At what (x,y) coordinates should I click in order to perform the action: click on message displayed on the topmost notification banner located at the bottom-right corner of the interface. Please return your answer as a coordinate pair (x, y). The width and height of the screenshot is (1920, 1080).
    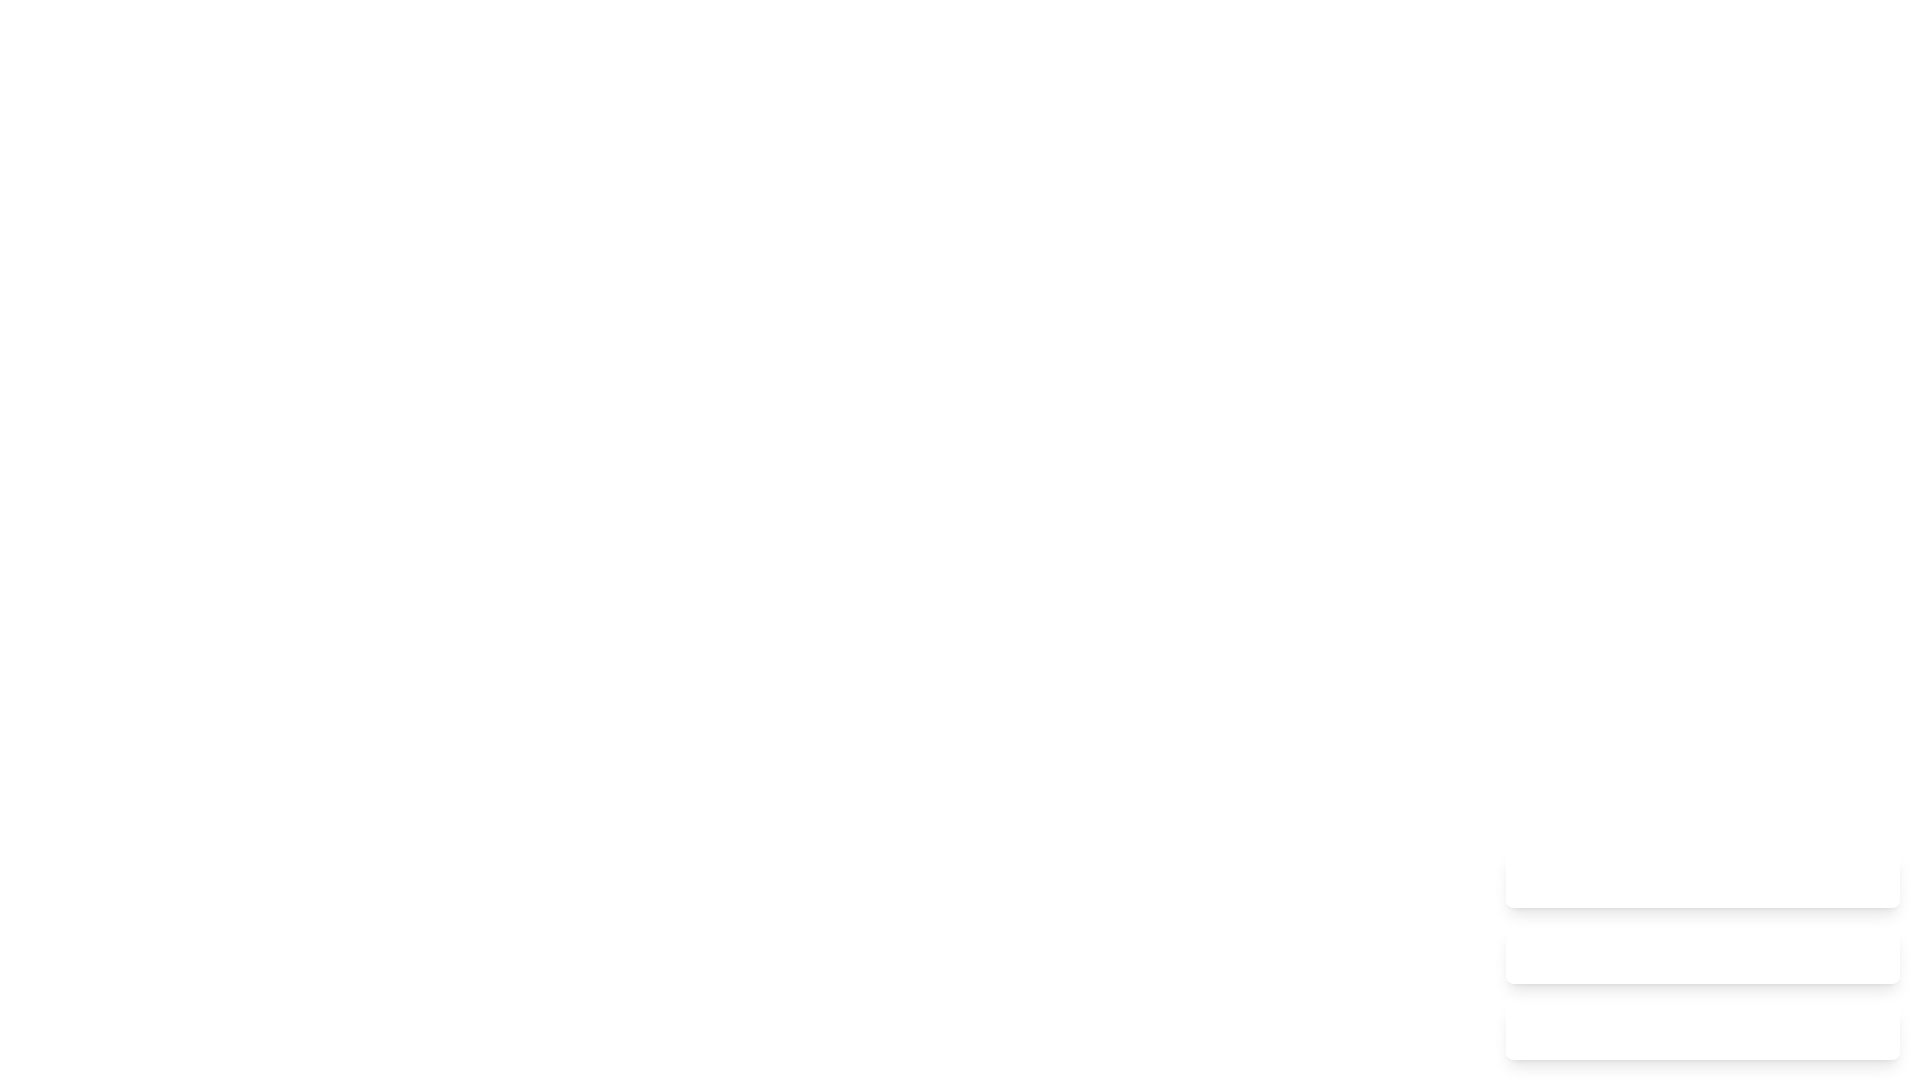
    Looking at the image, I should click on (1701, 878).